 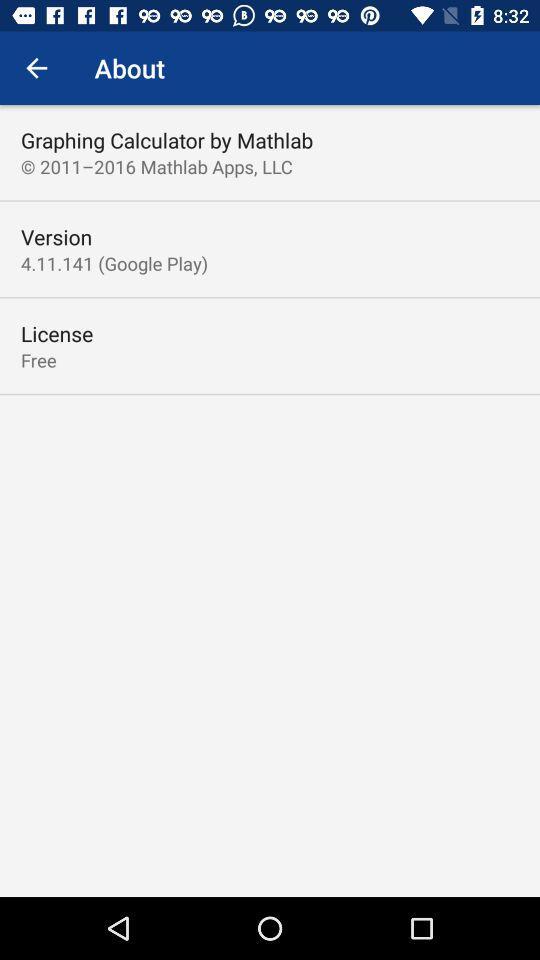 What do you see at coordinates (56, 237) in the screenshot?
I see `version icon` at bounding box center [56, 237].